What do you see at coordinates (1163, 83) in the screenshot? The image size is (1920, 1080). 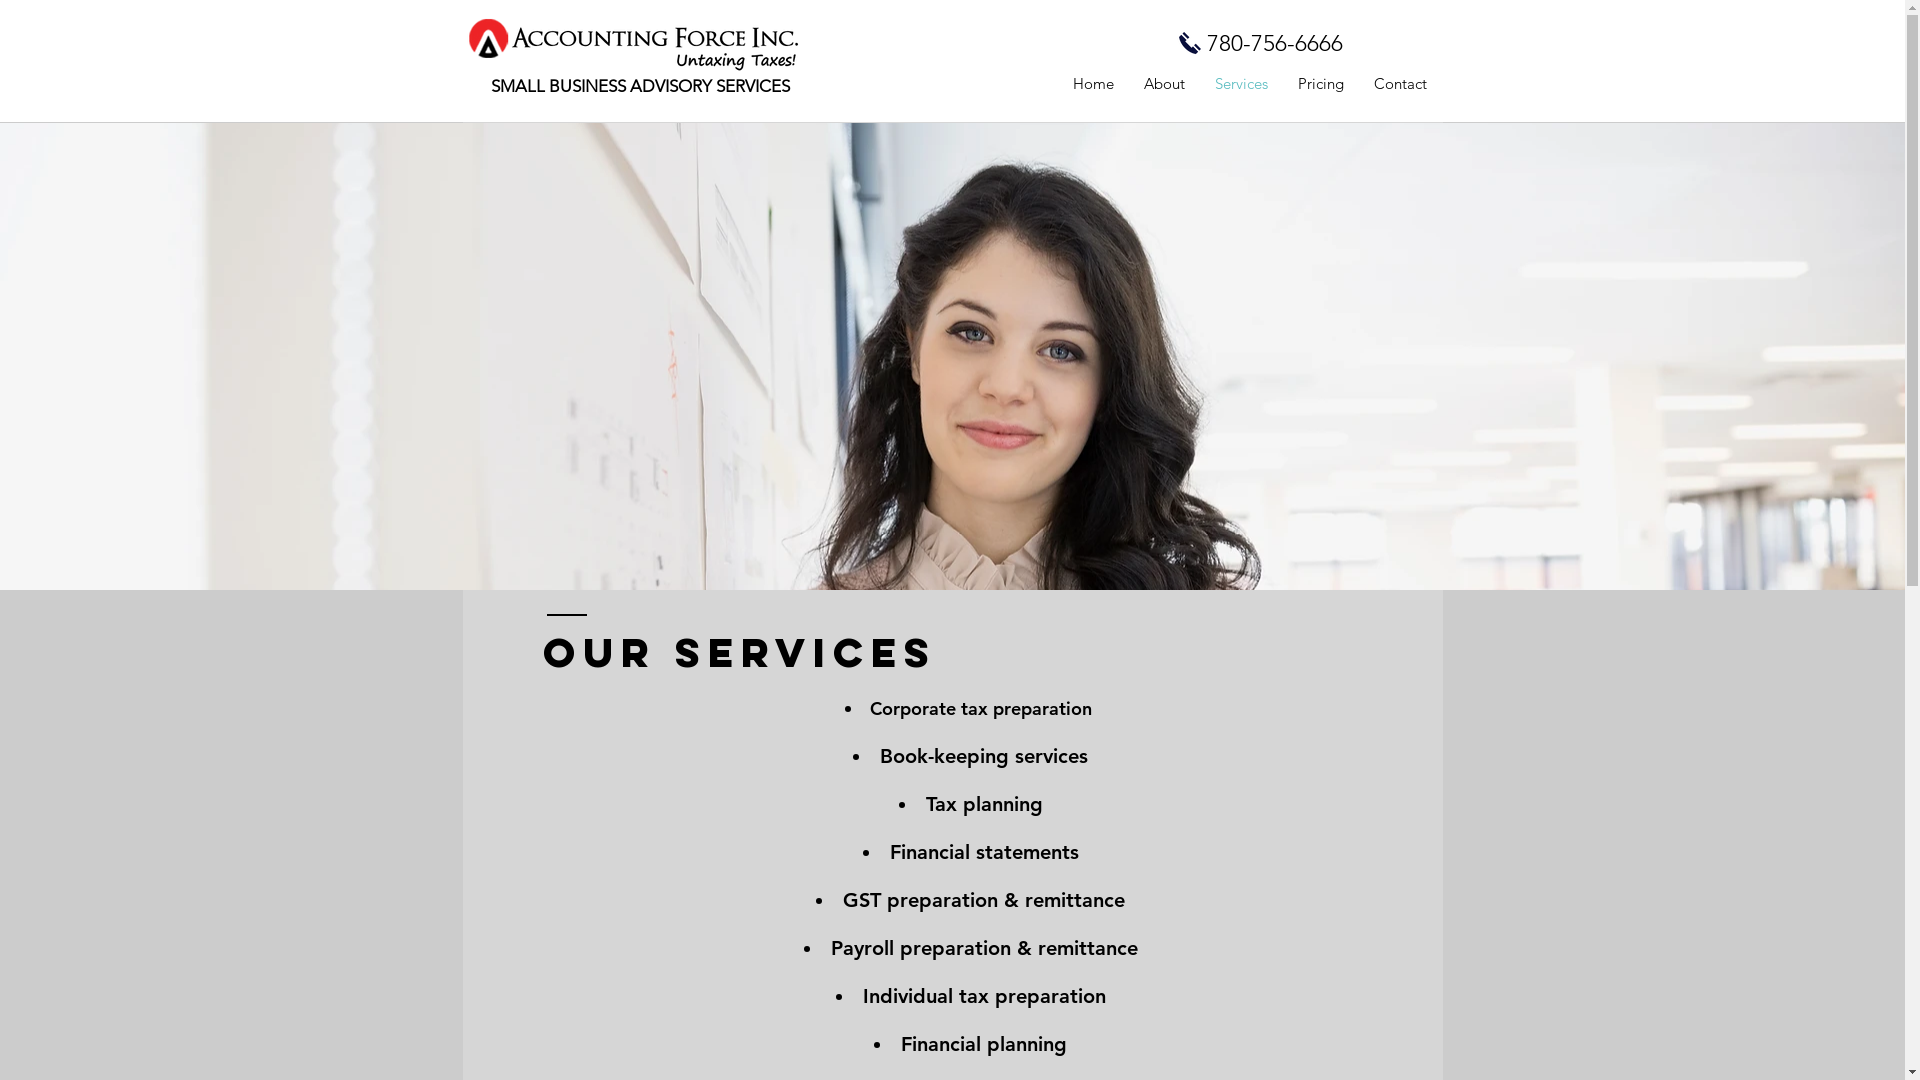 I see `'About'` at bounding box center [1163, 83].